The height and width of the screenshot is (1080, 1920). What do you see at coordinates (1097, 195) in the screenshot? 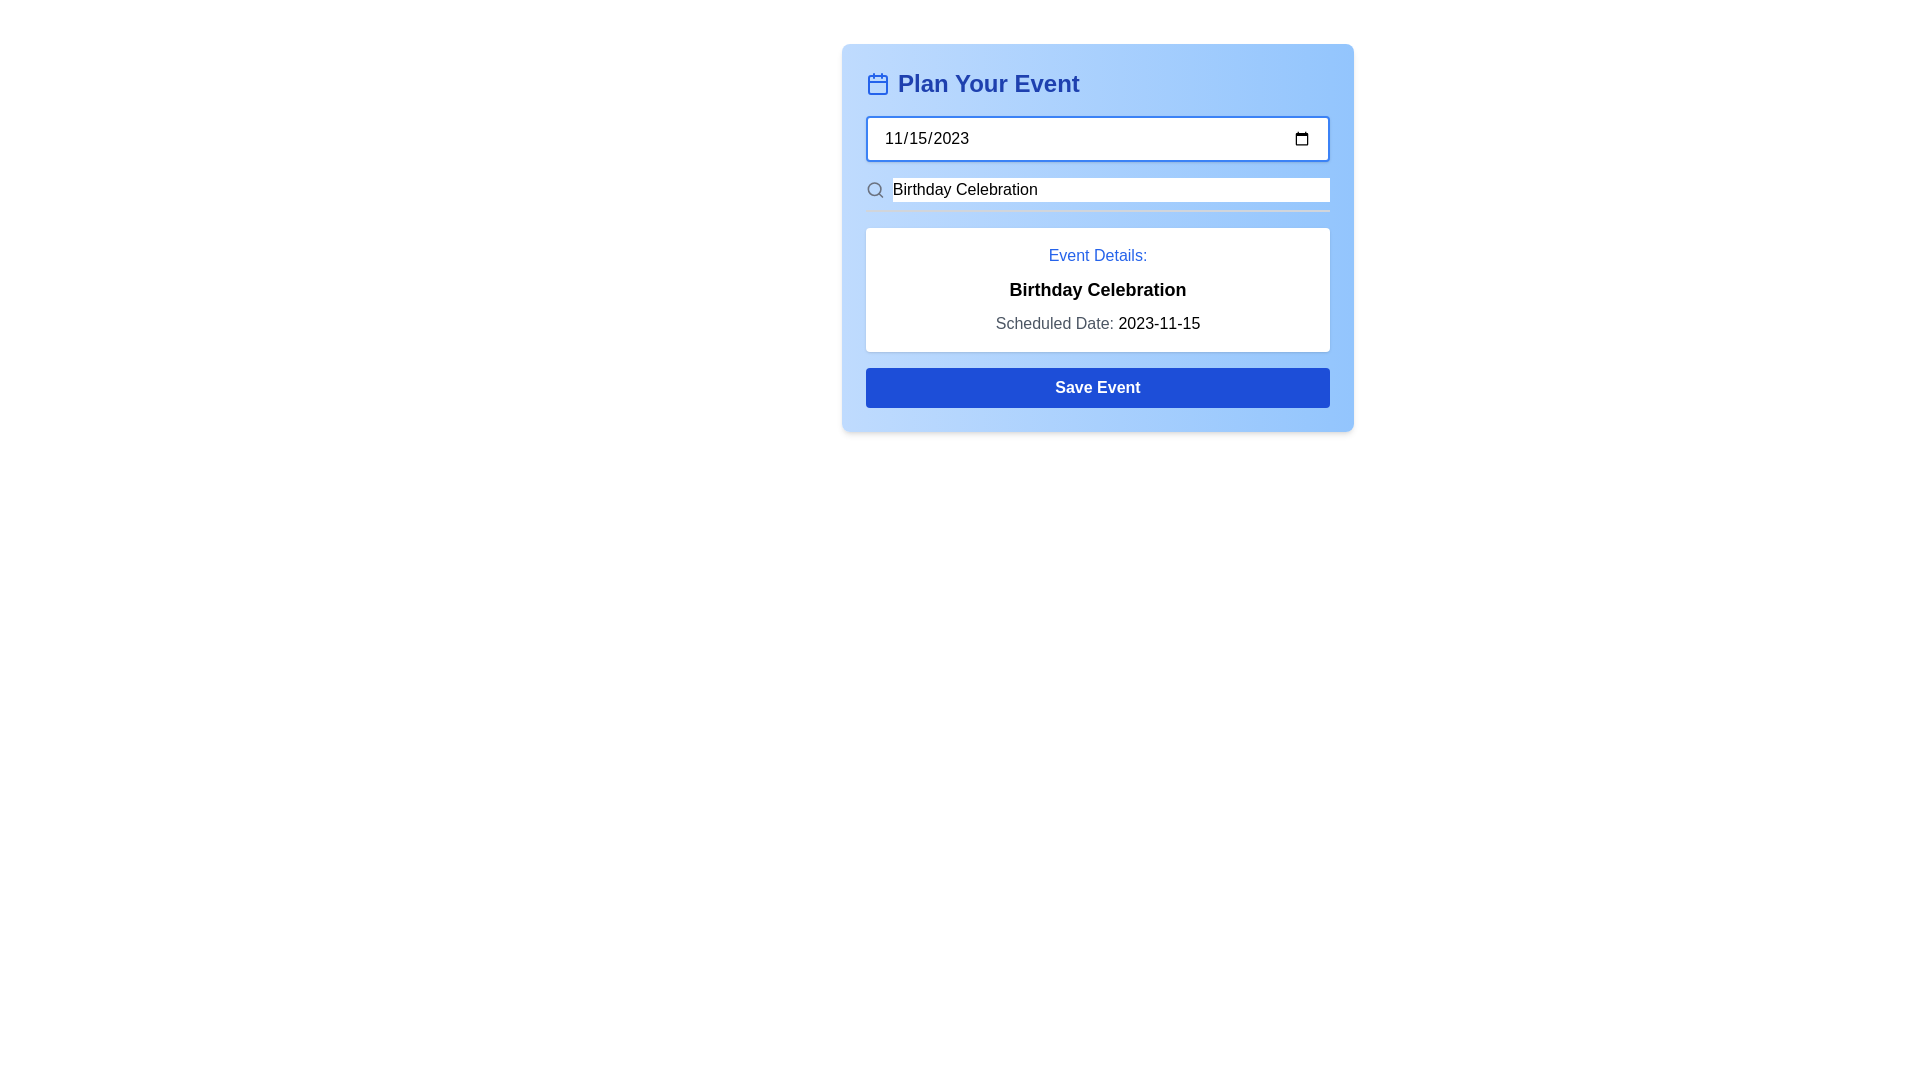
I see `the interactive text input field for entering the event name to focus it` at bounding box center [1097, 195].